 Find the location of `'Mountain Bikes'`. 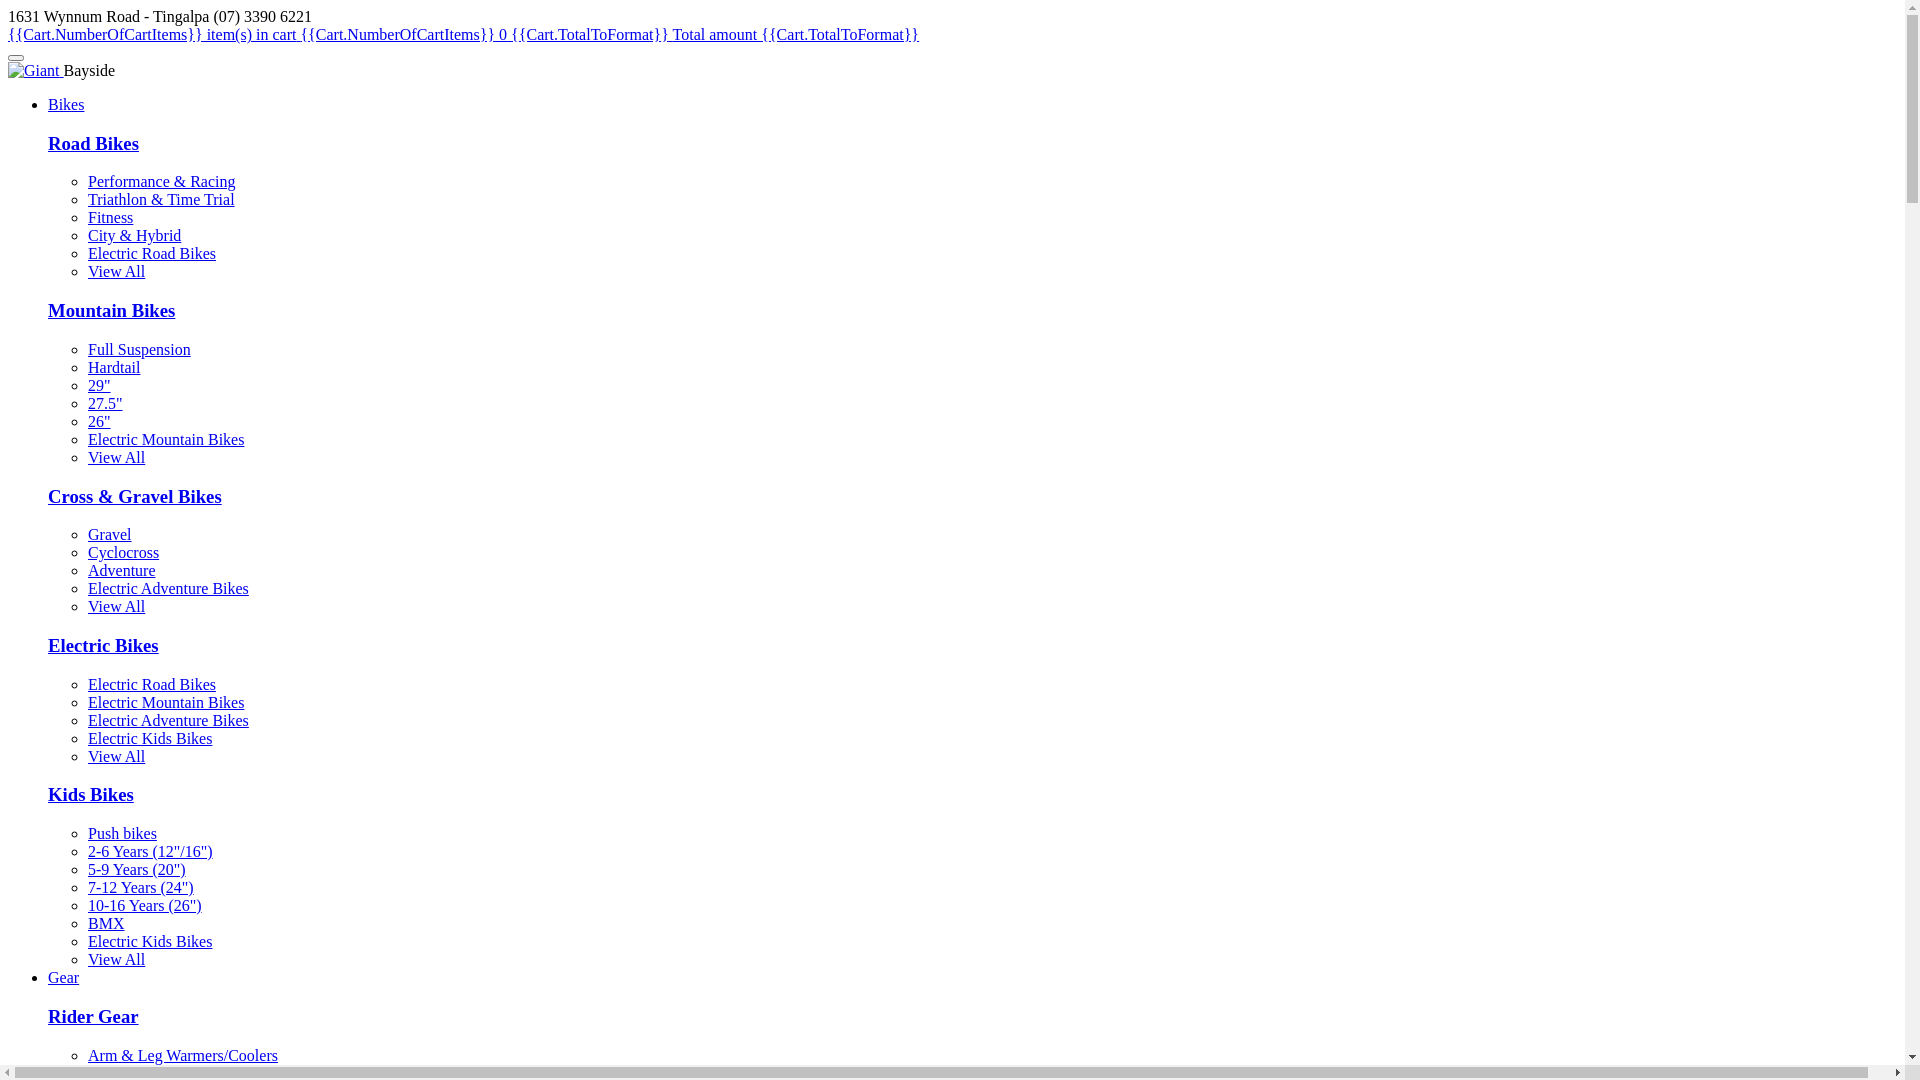

'Mountain Bikes' is located at coordinates (48, 310).